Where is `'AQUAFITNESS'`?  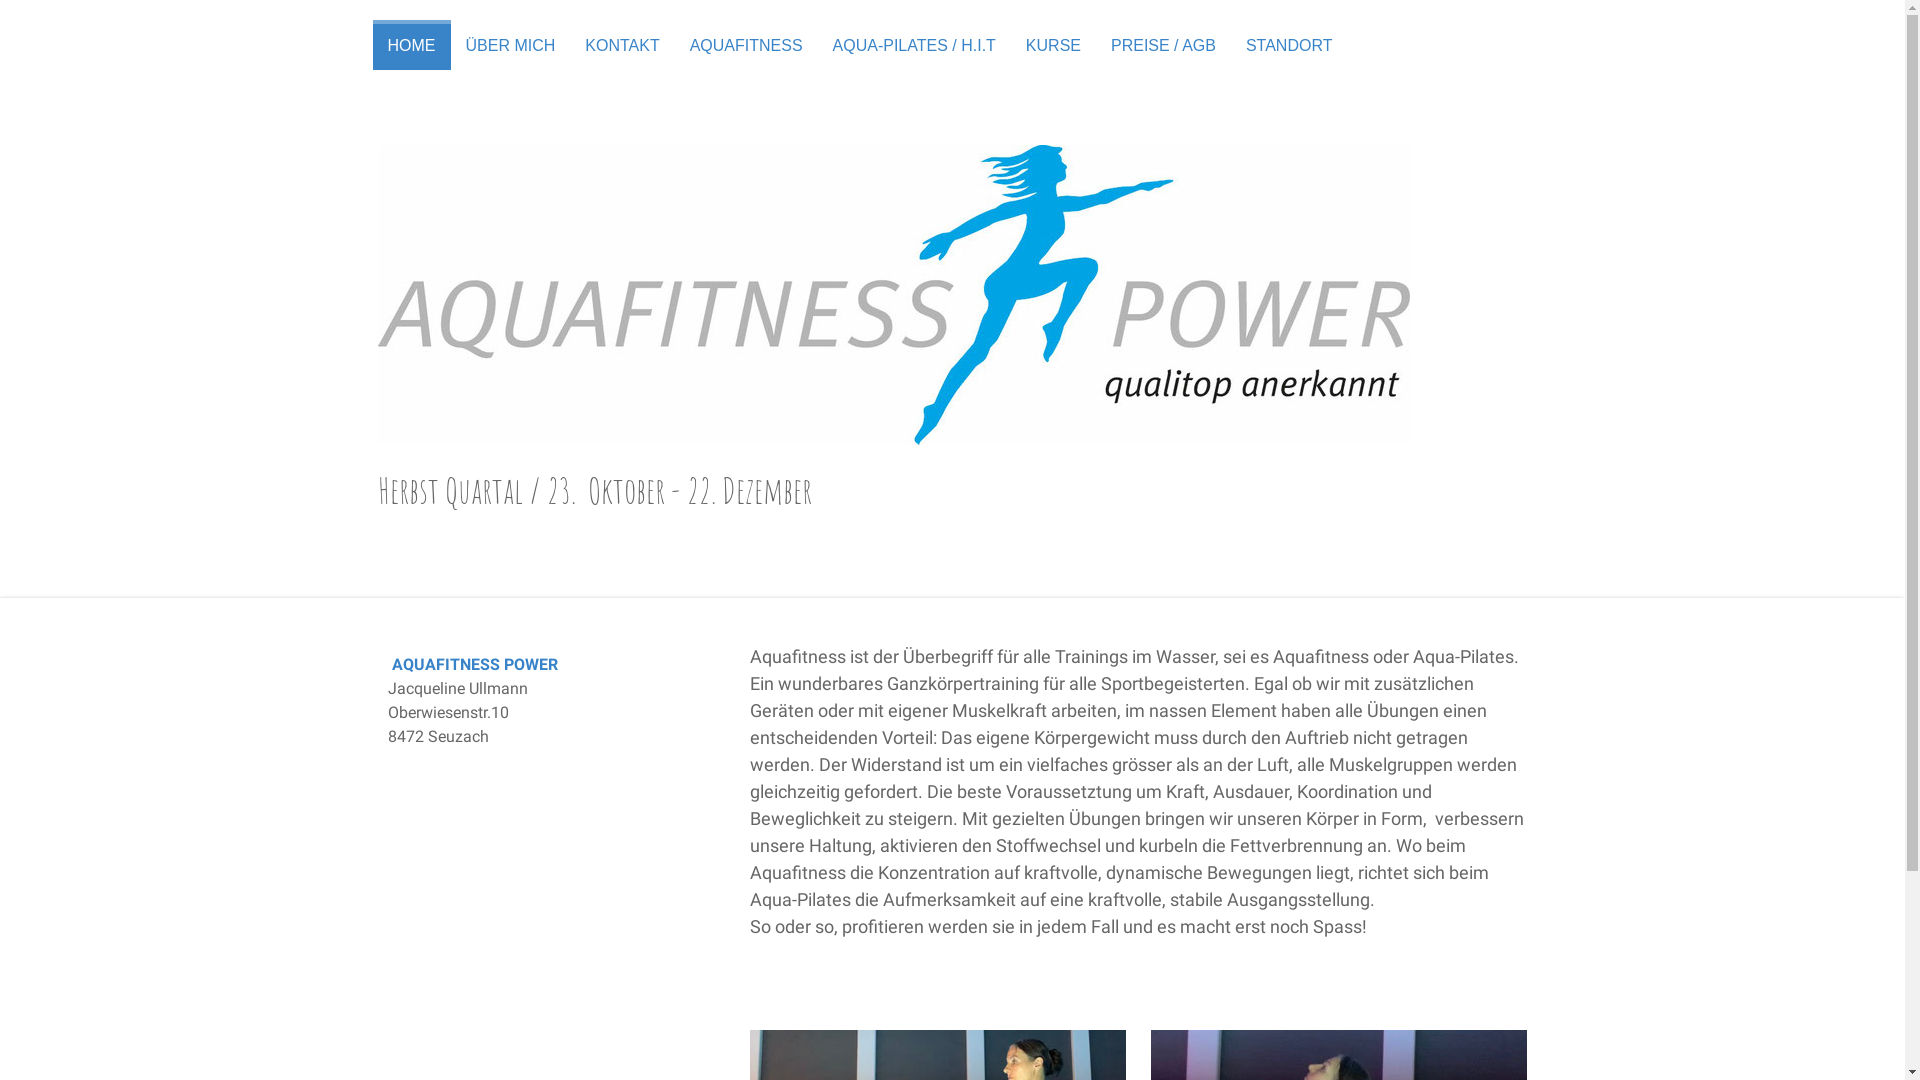
'AQUAFITNESS' is located at coordinates (745, 45).